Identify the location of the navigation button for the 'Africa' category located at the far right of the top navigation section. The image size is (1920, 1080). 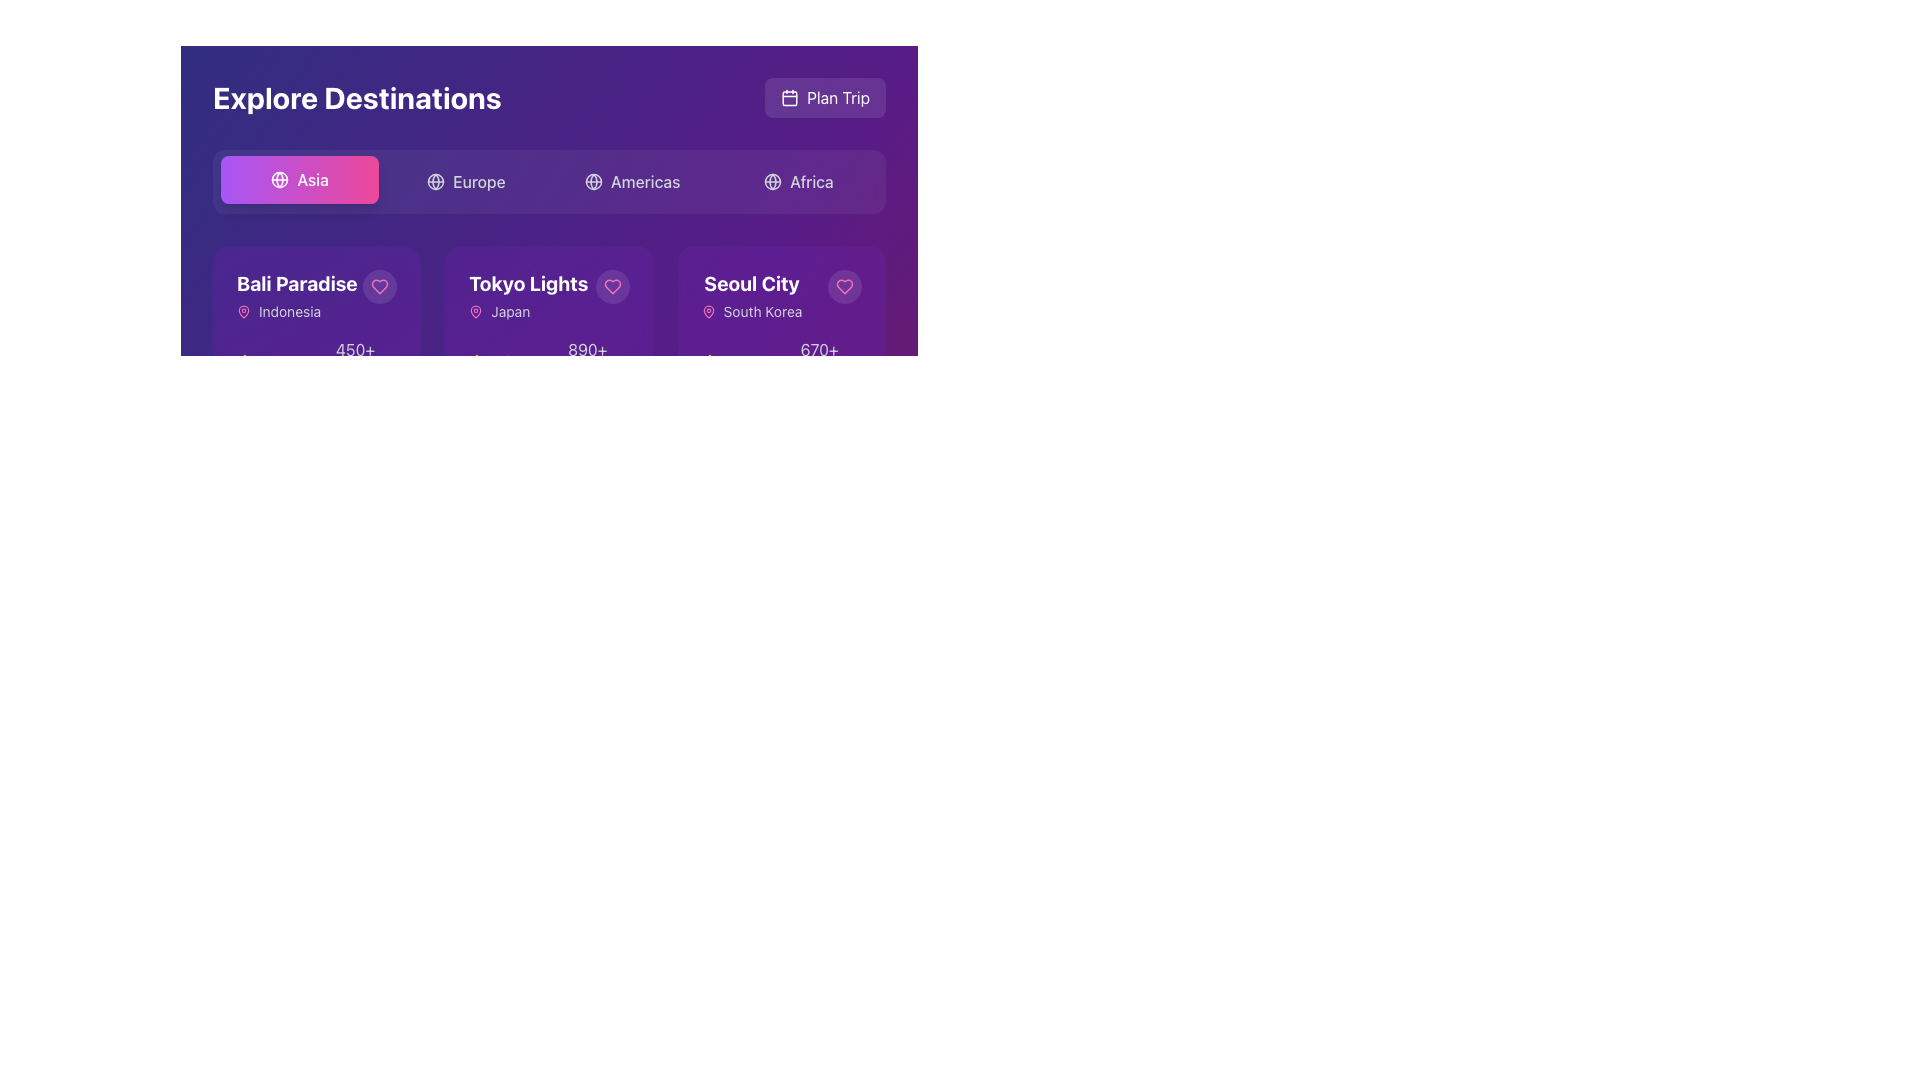
(797, 181).